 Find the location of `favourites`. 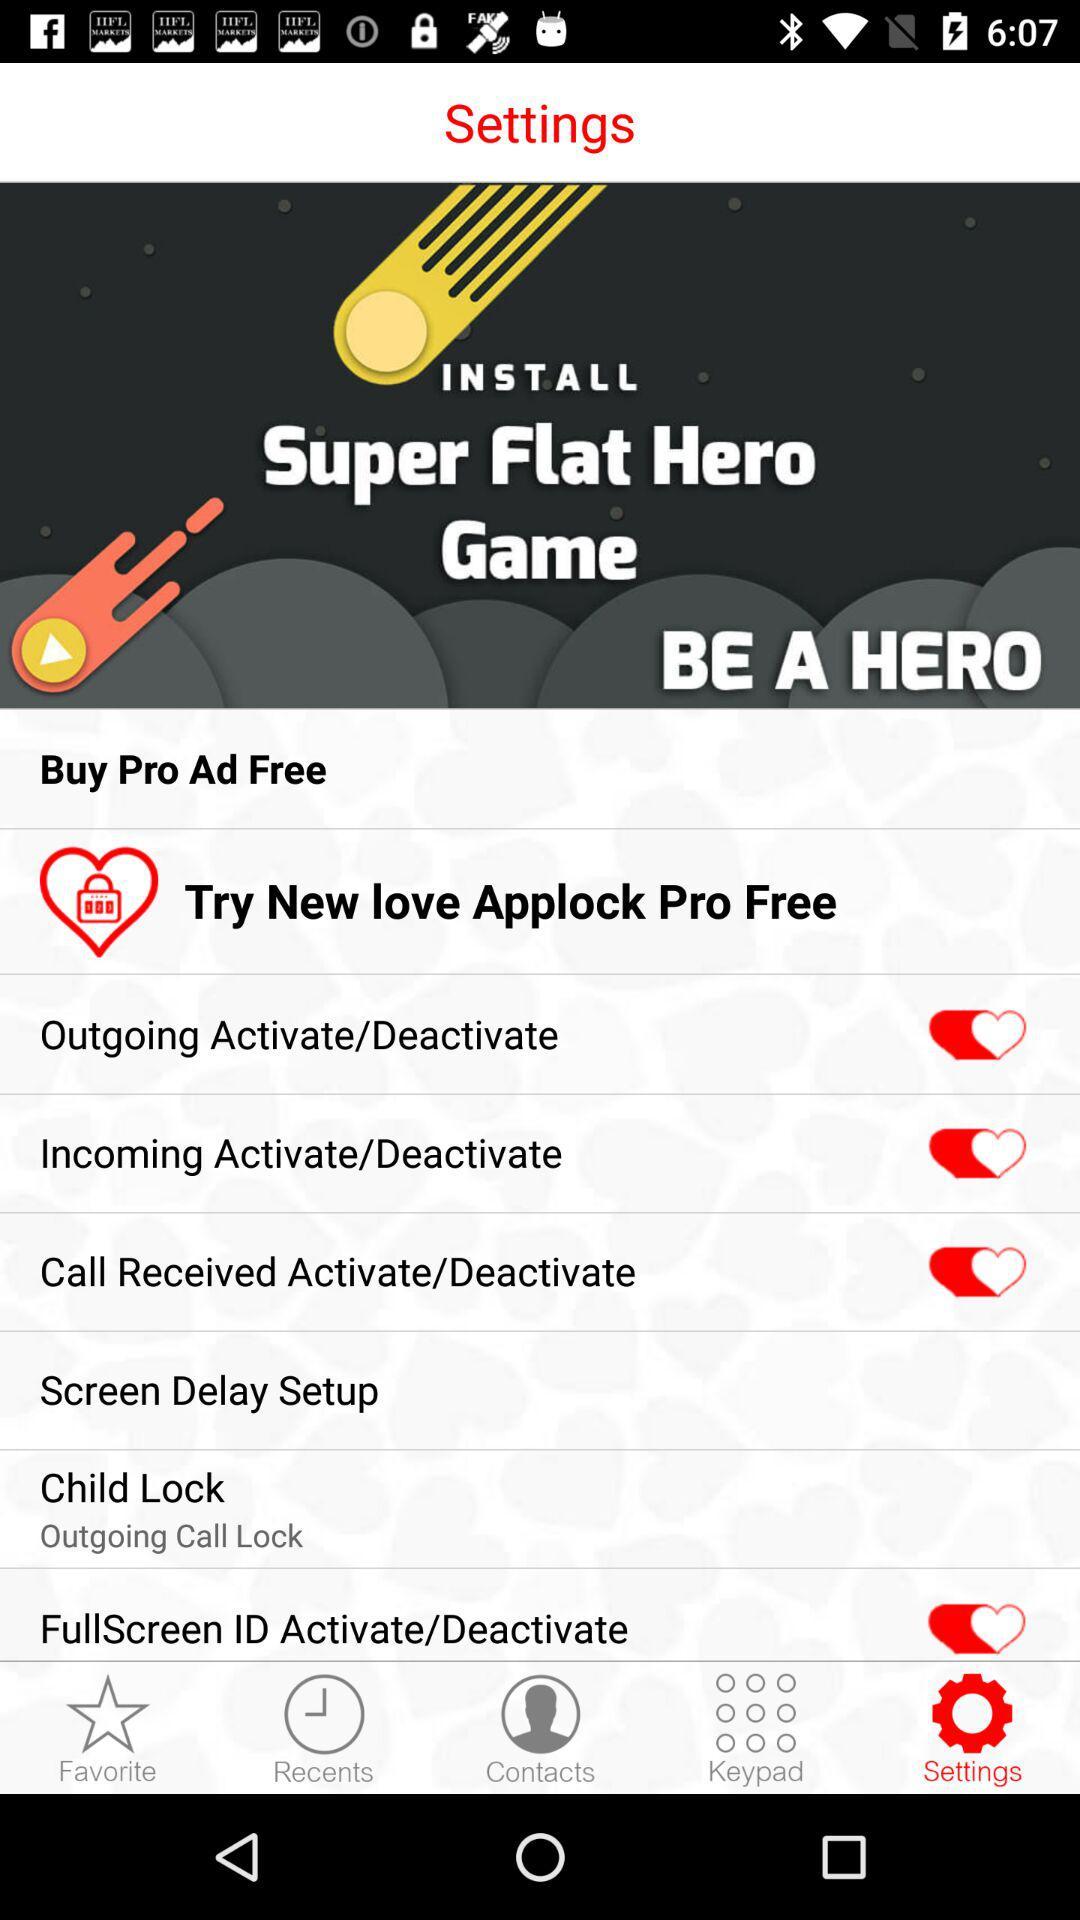

favourites is located at coordinates (108, 1728).